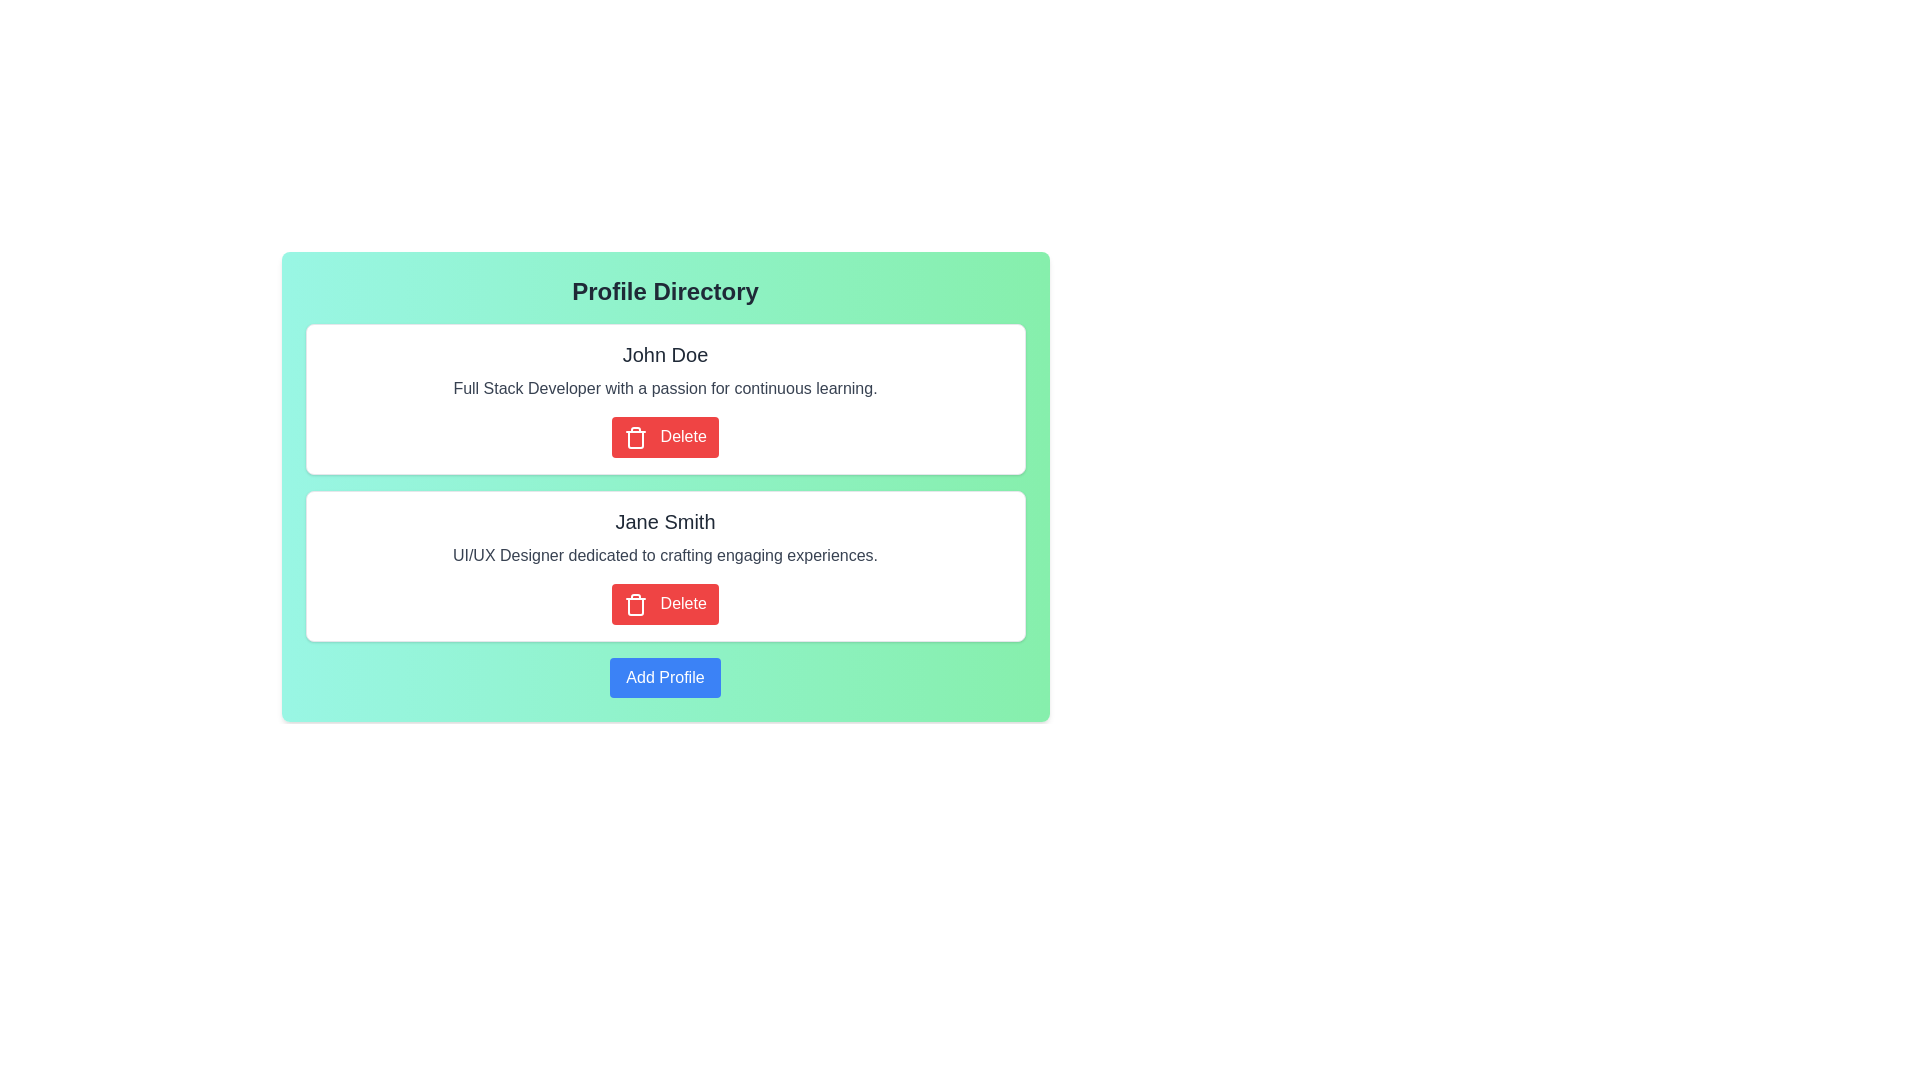 This screenshot has height=1080, width=1920. I want to click on the 'Delete' button located at the bottom-right of the white card section for the profile titled 'John Doe', so click(665, 436).